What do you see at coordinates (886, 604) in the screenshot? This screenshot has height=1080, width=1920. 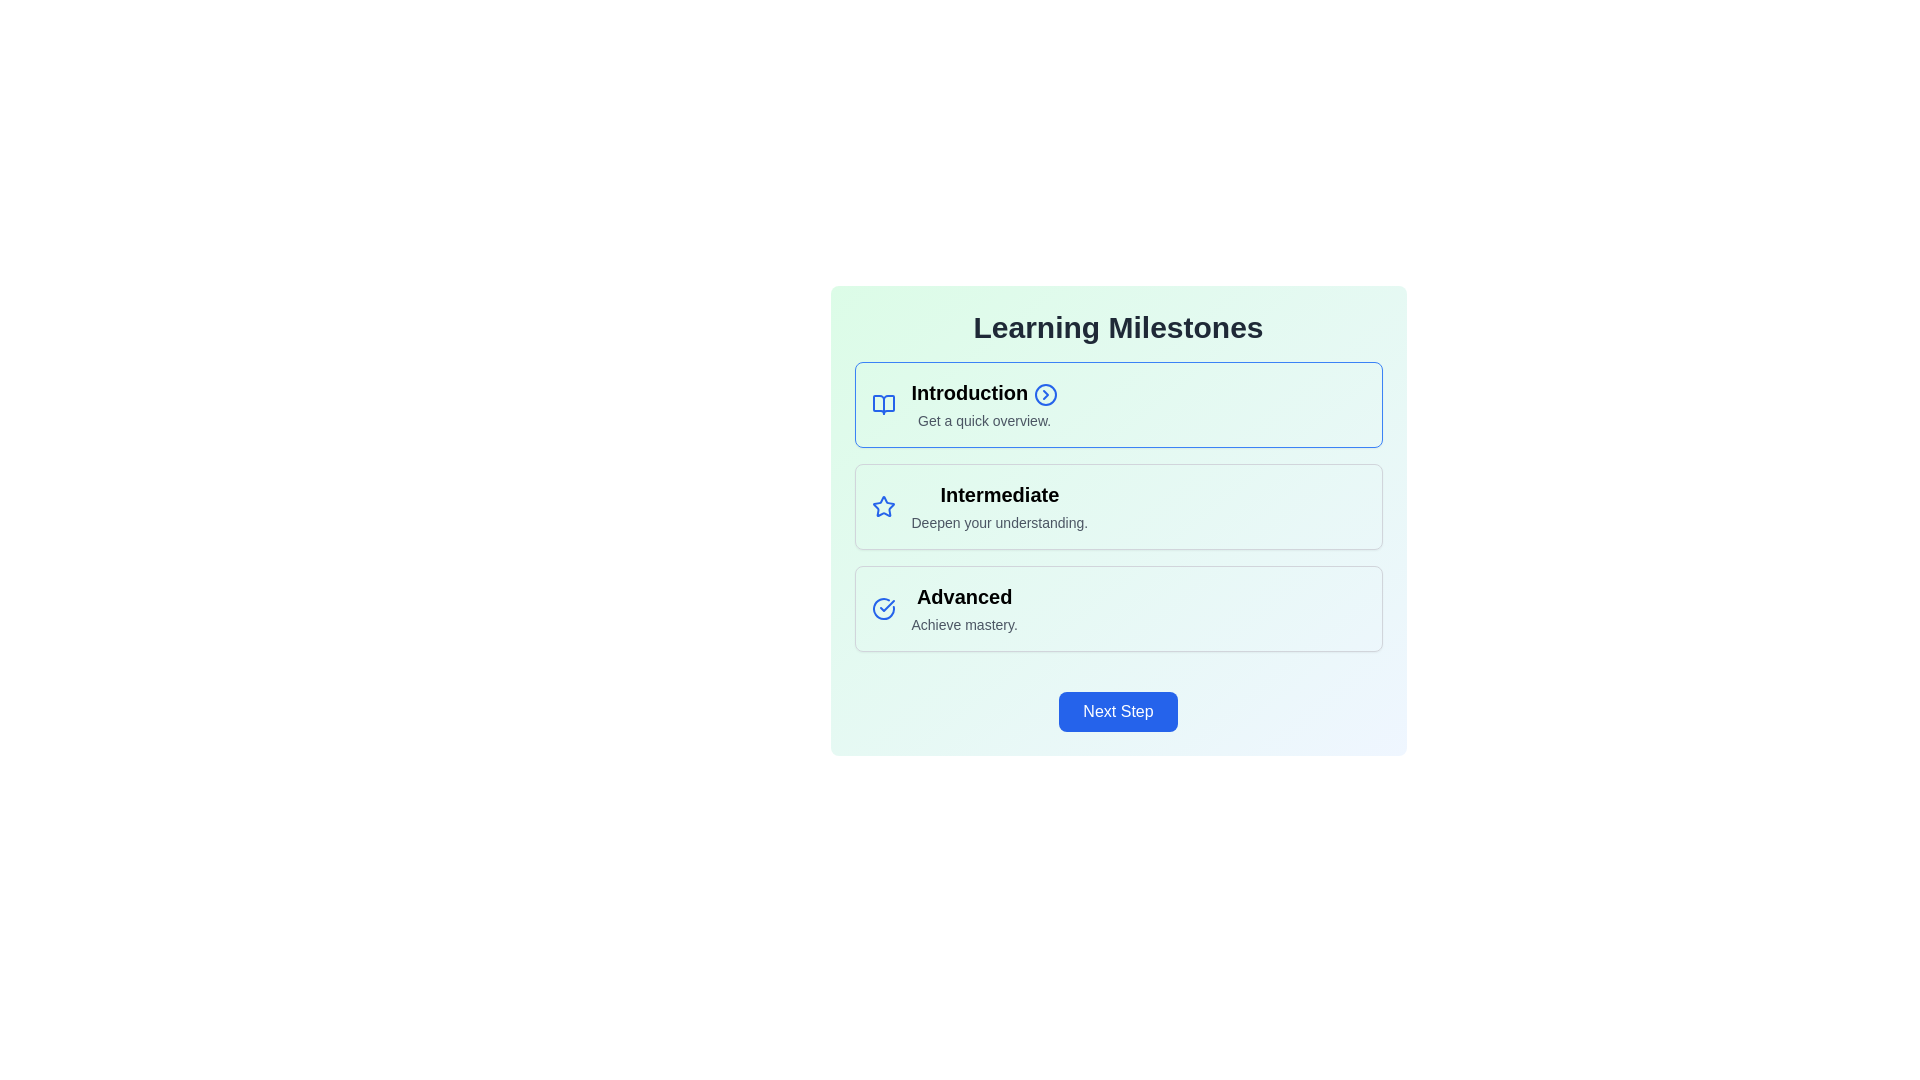 I see `the checkmark icon next to the 'Introduction' section header, which is part of an SVG icon with thin and smooth lines` at bounding box center [886, 604].